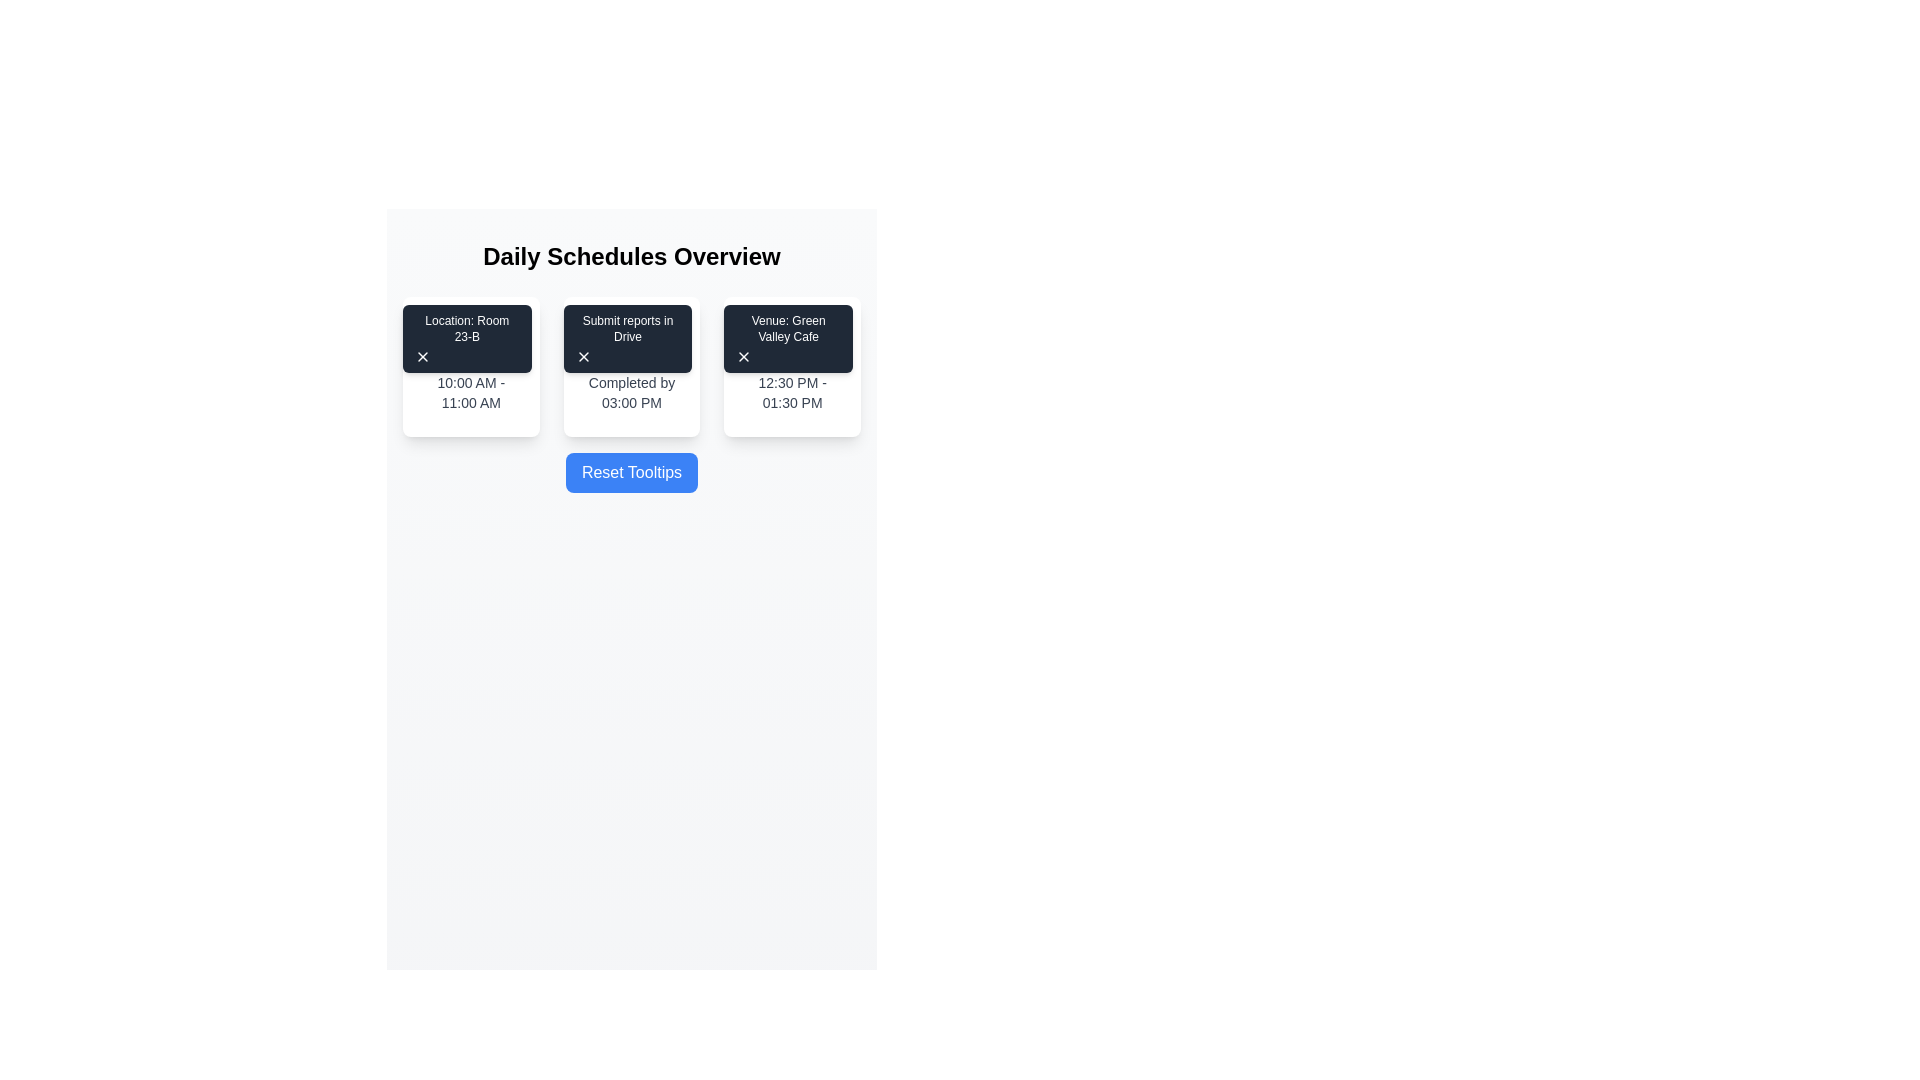 Image resolution: width=1920 pixels, height=1080 pixels. What do you see at coordinates (631, 366) in the screenshot?
I see `the middle card in the three-column grid layout containing the header 'Submit reports in Drive'` at bounding box center [631, 366].